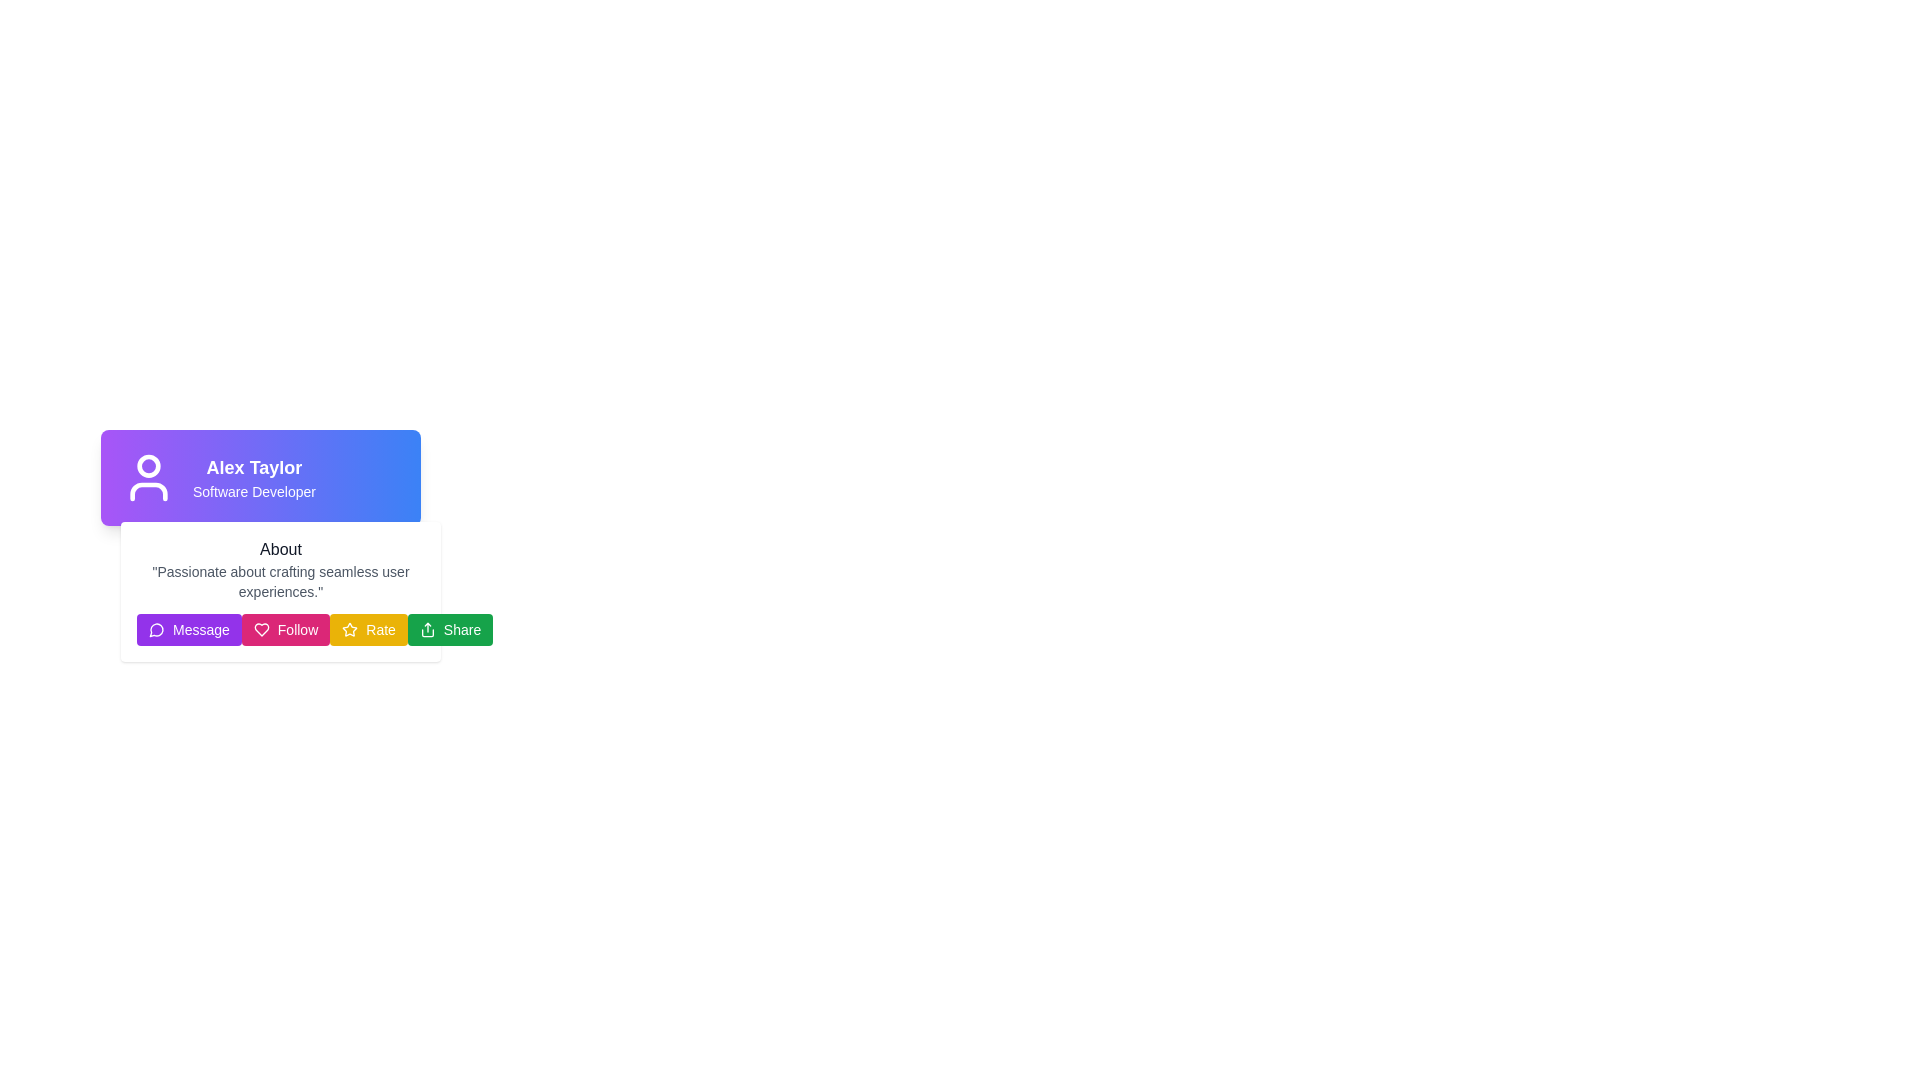  What do you see at coordinates (280, 628) in the screenshot?
I see `the 'Follow' button with a pink background and white text, located to the right of the 'Message' button and left of the 'Rate' button, to initiate the follow action` at bounding box center [280, 628].